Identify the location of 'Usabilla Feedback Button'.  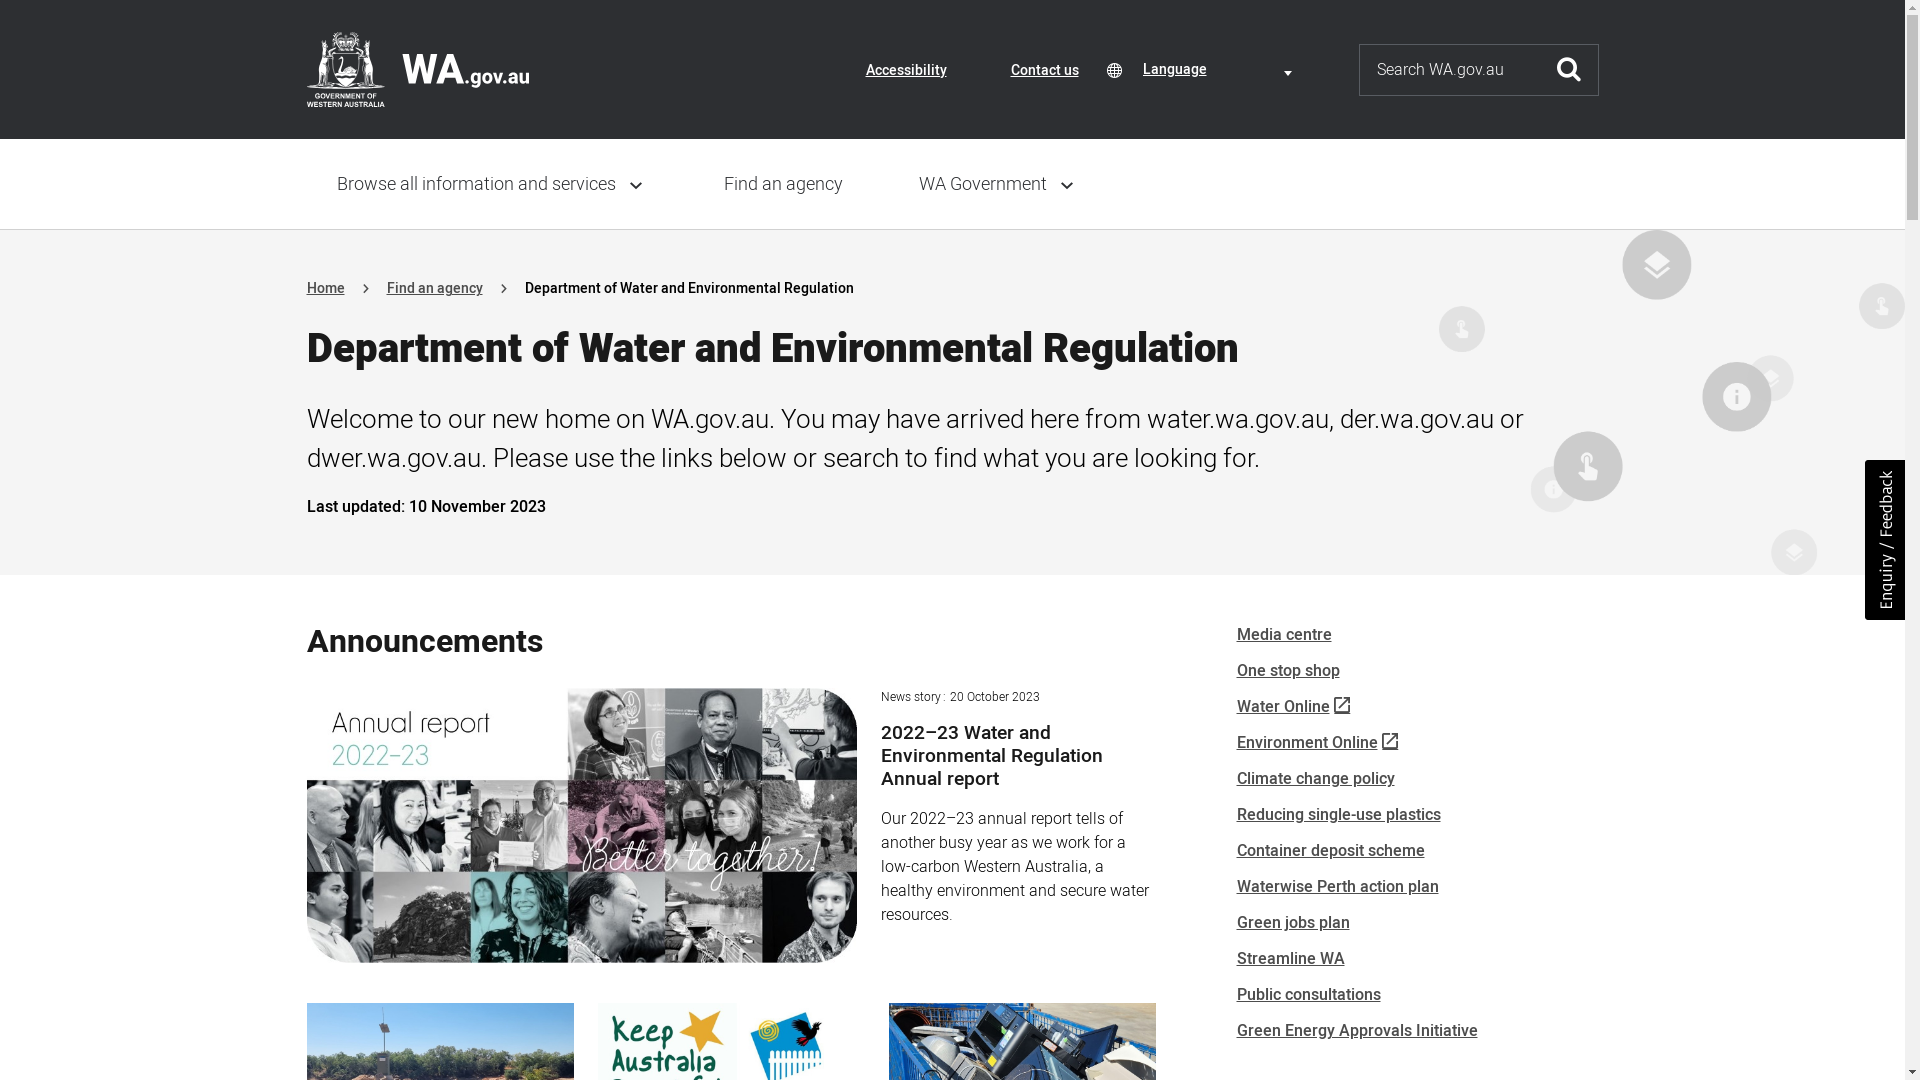
(1884, 540).